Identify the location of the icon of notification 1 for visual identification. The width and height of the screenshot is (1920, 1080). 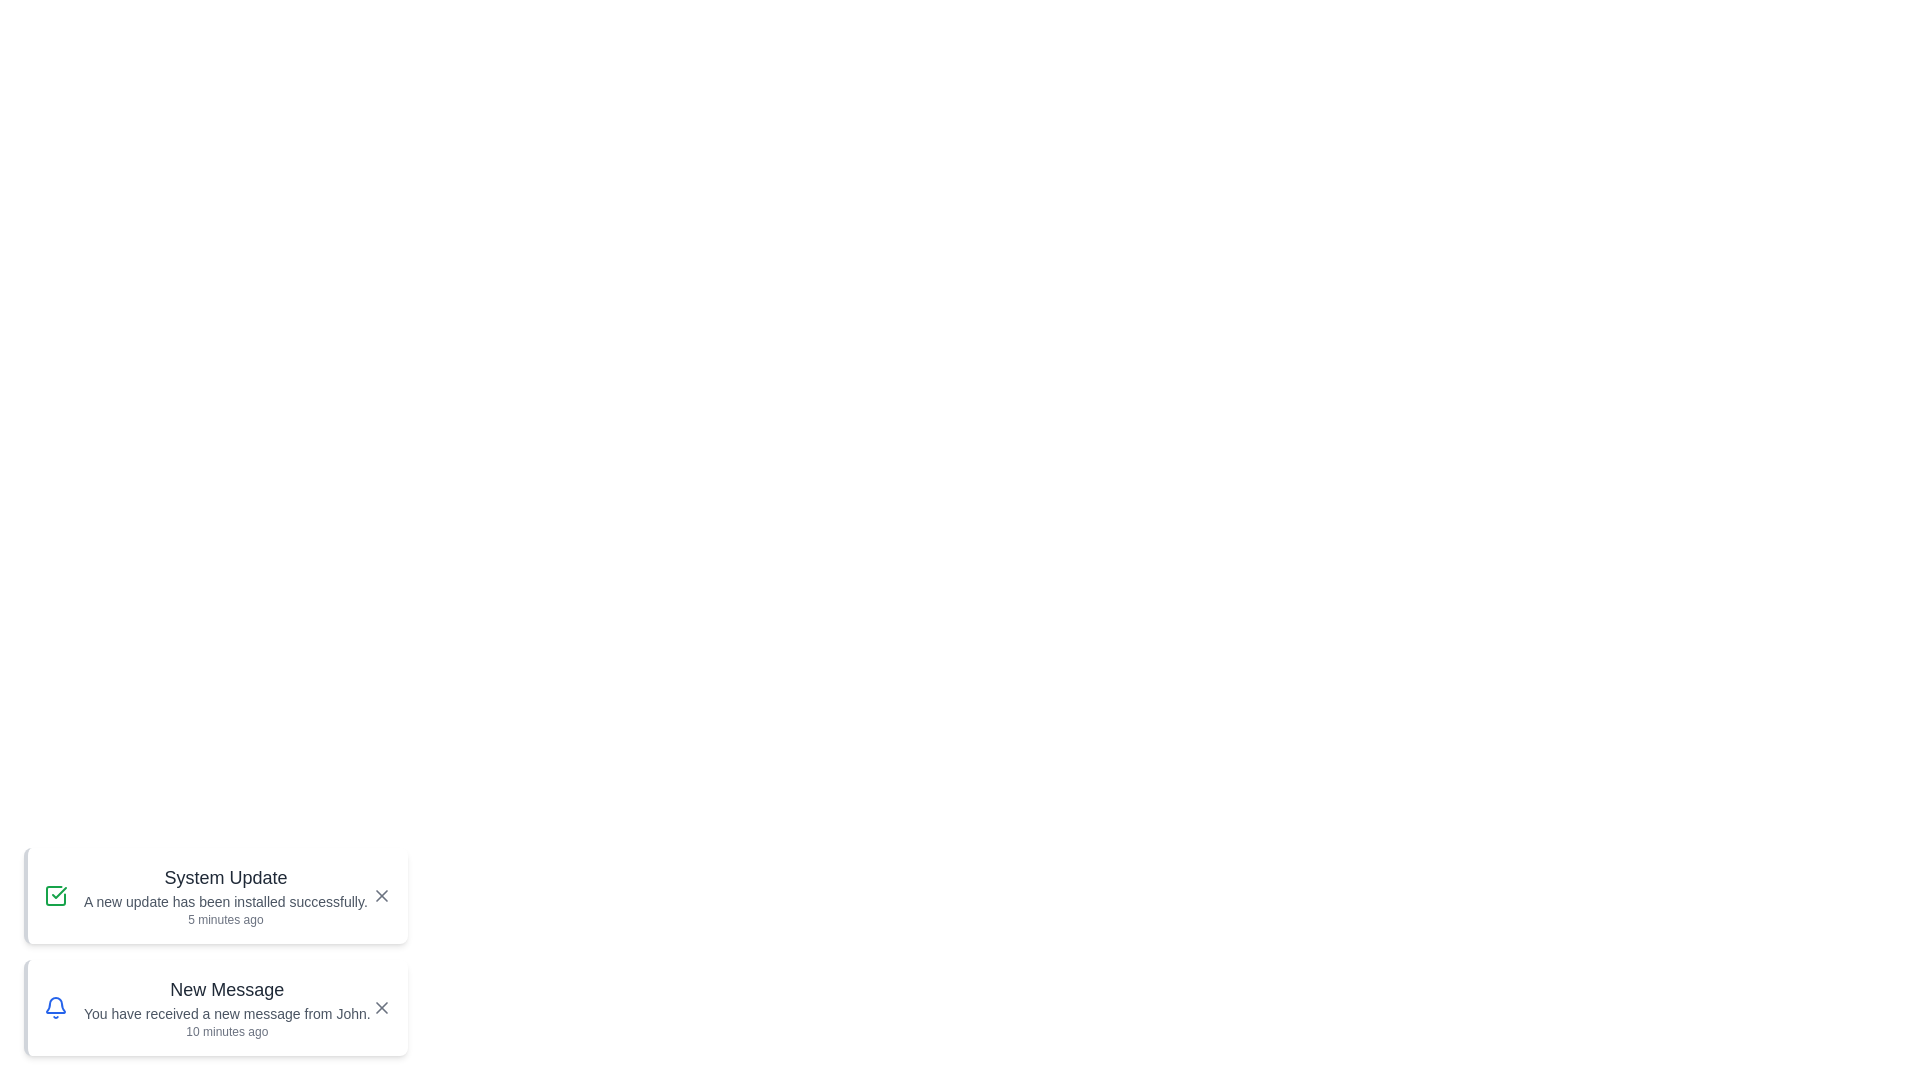
(56, 894).